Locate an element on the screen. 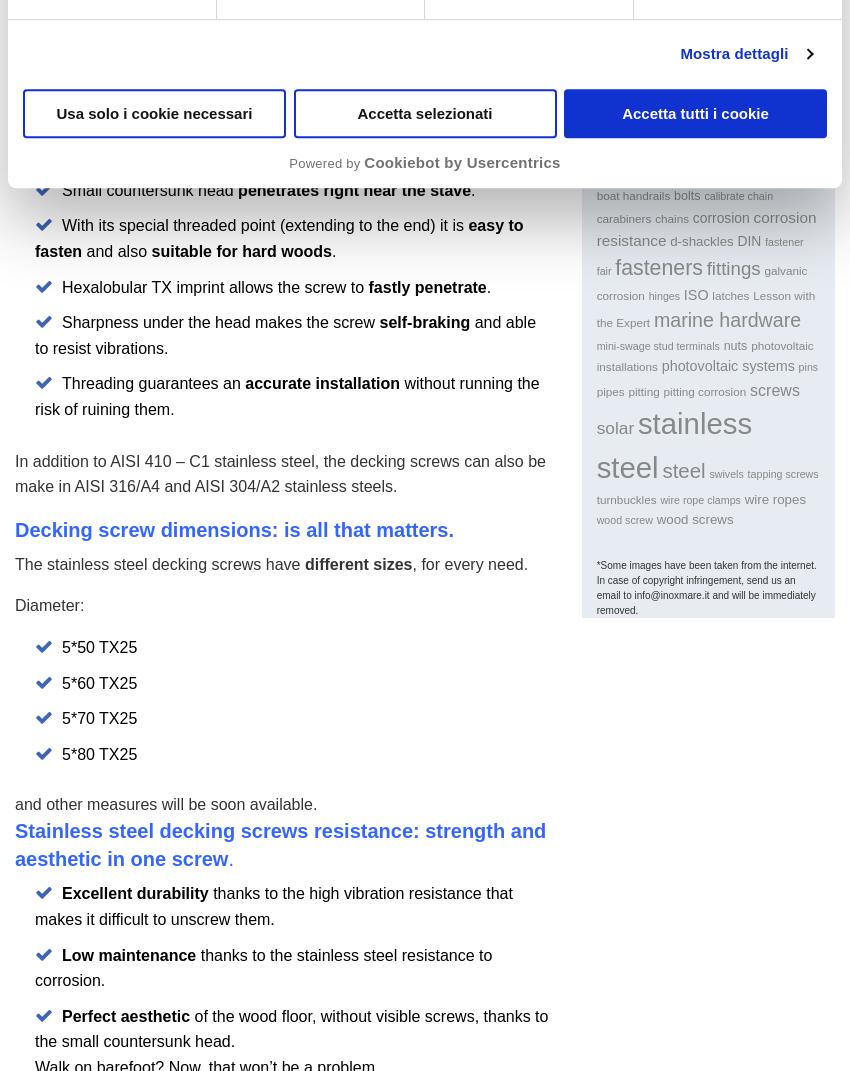  '(martensitic and ferromagnetic) makes the decking screws more resistant, without breaking the head while screwing them.' is located at coordinates (275, 122).